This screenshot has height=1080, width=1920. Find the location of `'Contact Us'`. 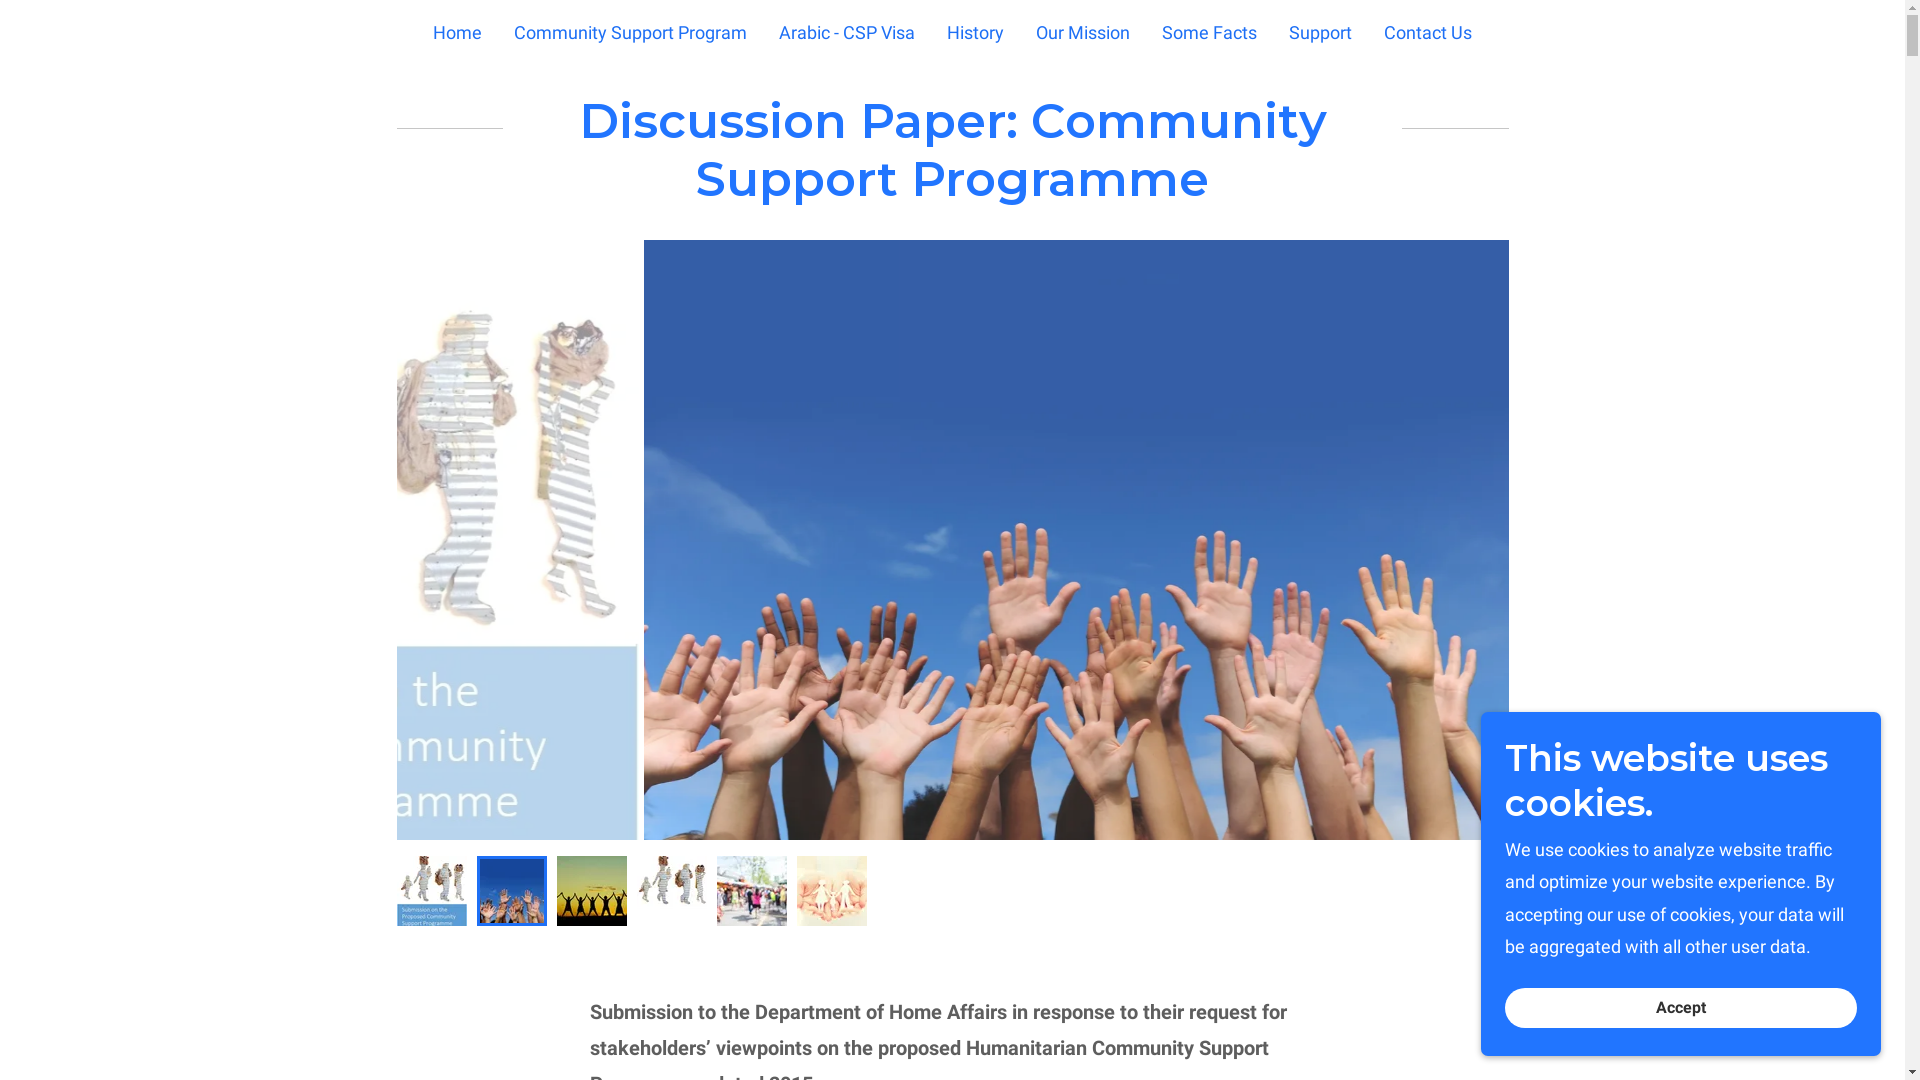

'Contact Us' is located at coordinates (1426, 31).